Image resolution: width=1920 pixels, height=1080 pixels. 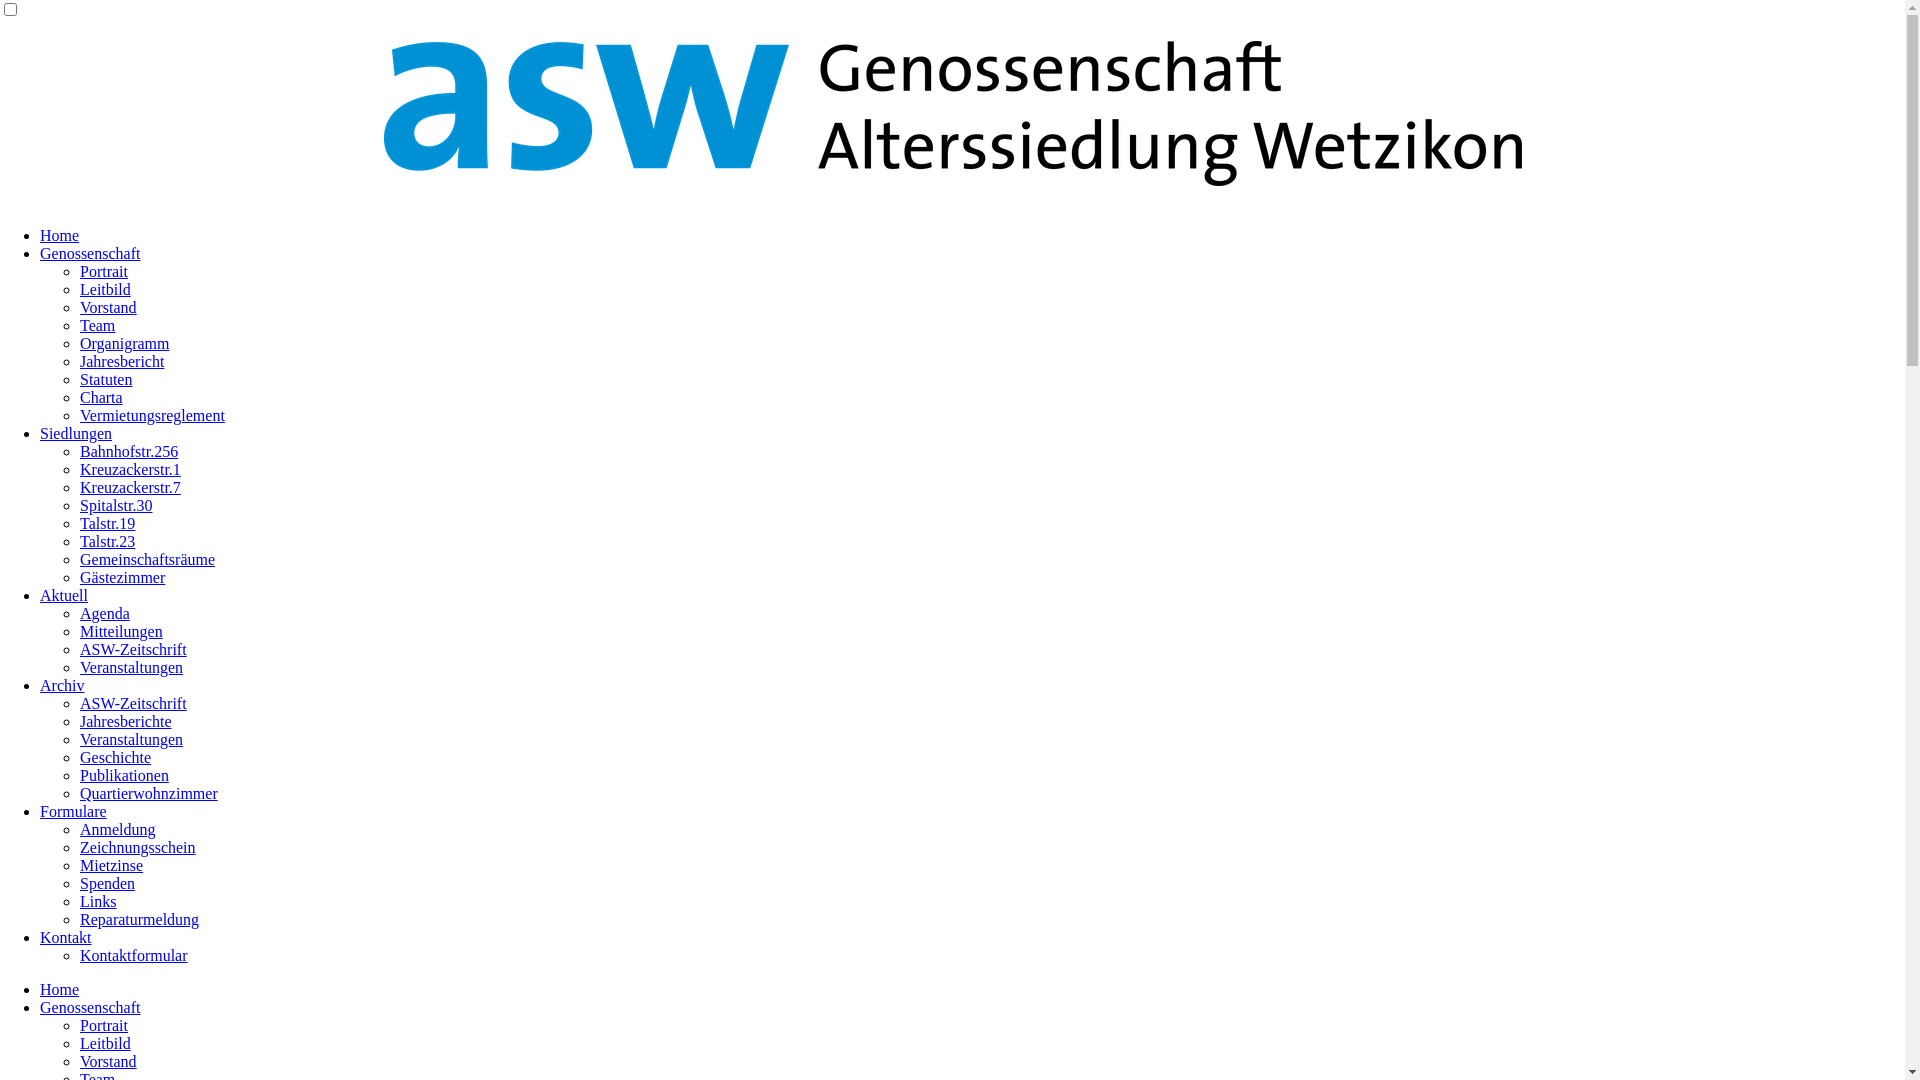 What do you see at coordinates (96, 324) in the screenshot?
I see `'Team'` at bounding box center [96, 324].